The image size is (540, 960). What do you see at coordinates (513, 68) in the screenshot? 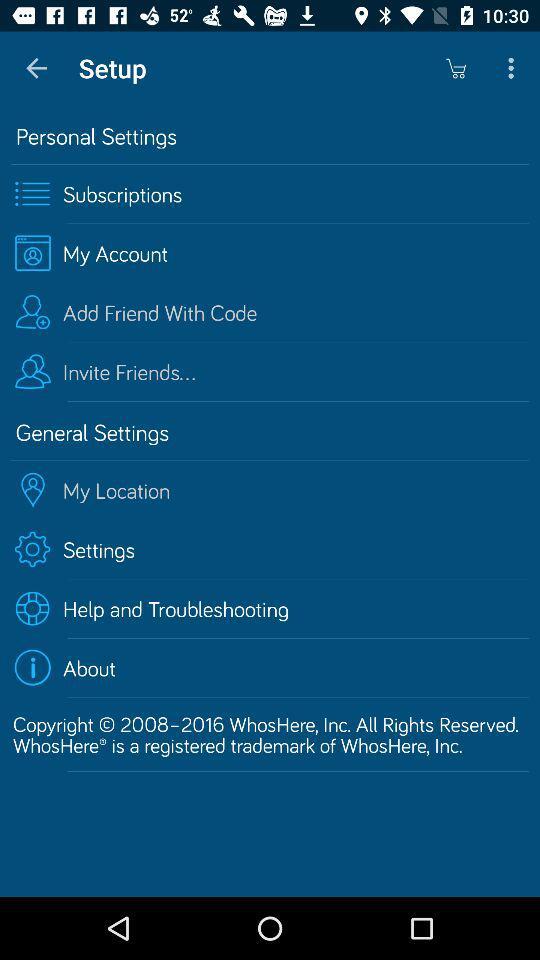
I see `the icon above the personal settings icon` at bounding box center [513, 68].